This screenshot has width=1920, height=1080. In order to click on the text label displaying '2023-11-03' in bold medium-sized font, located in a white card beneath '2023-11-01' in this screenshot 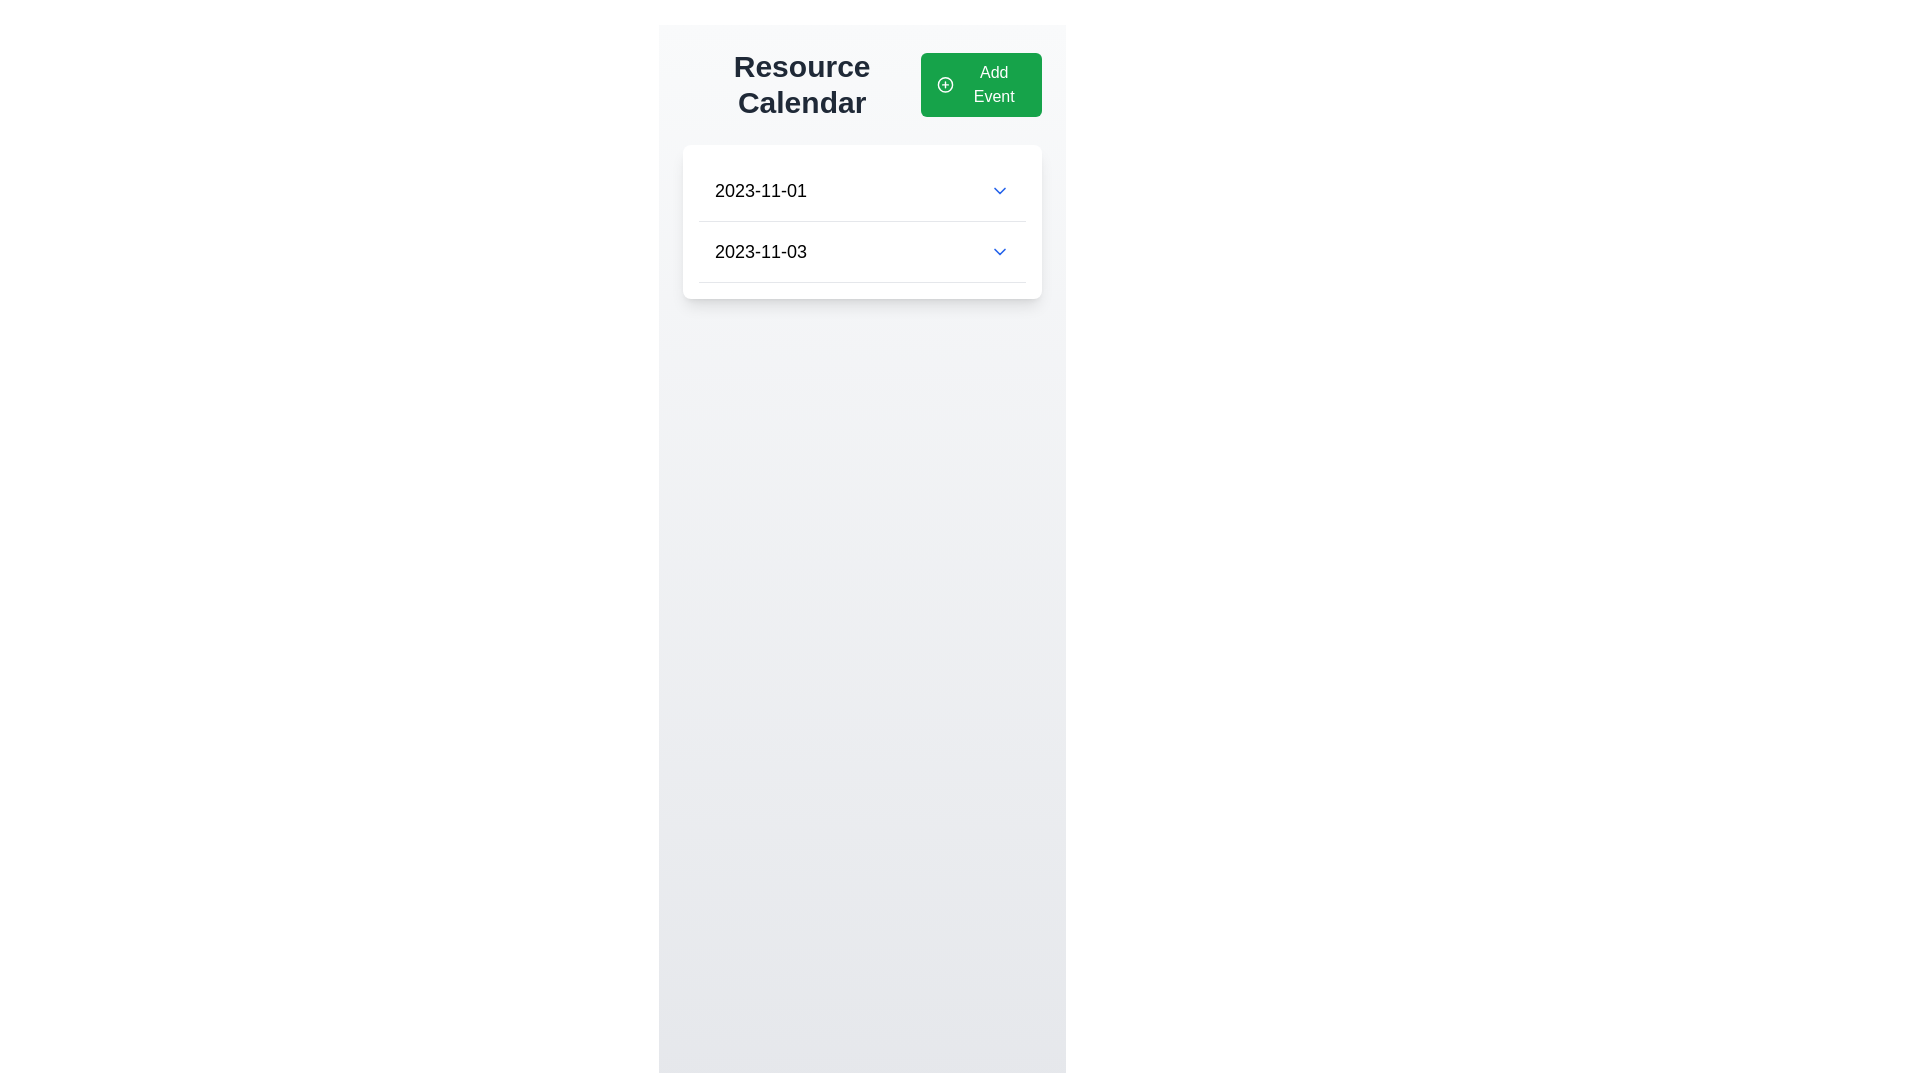, I will do `click(760, 250)`.